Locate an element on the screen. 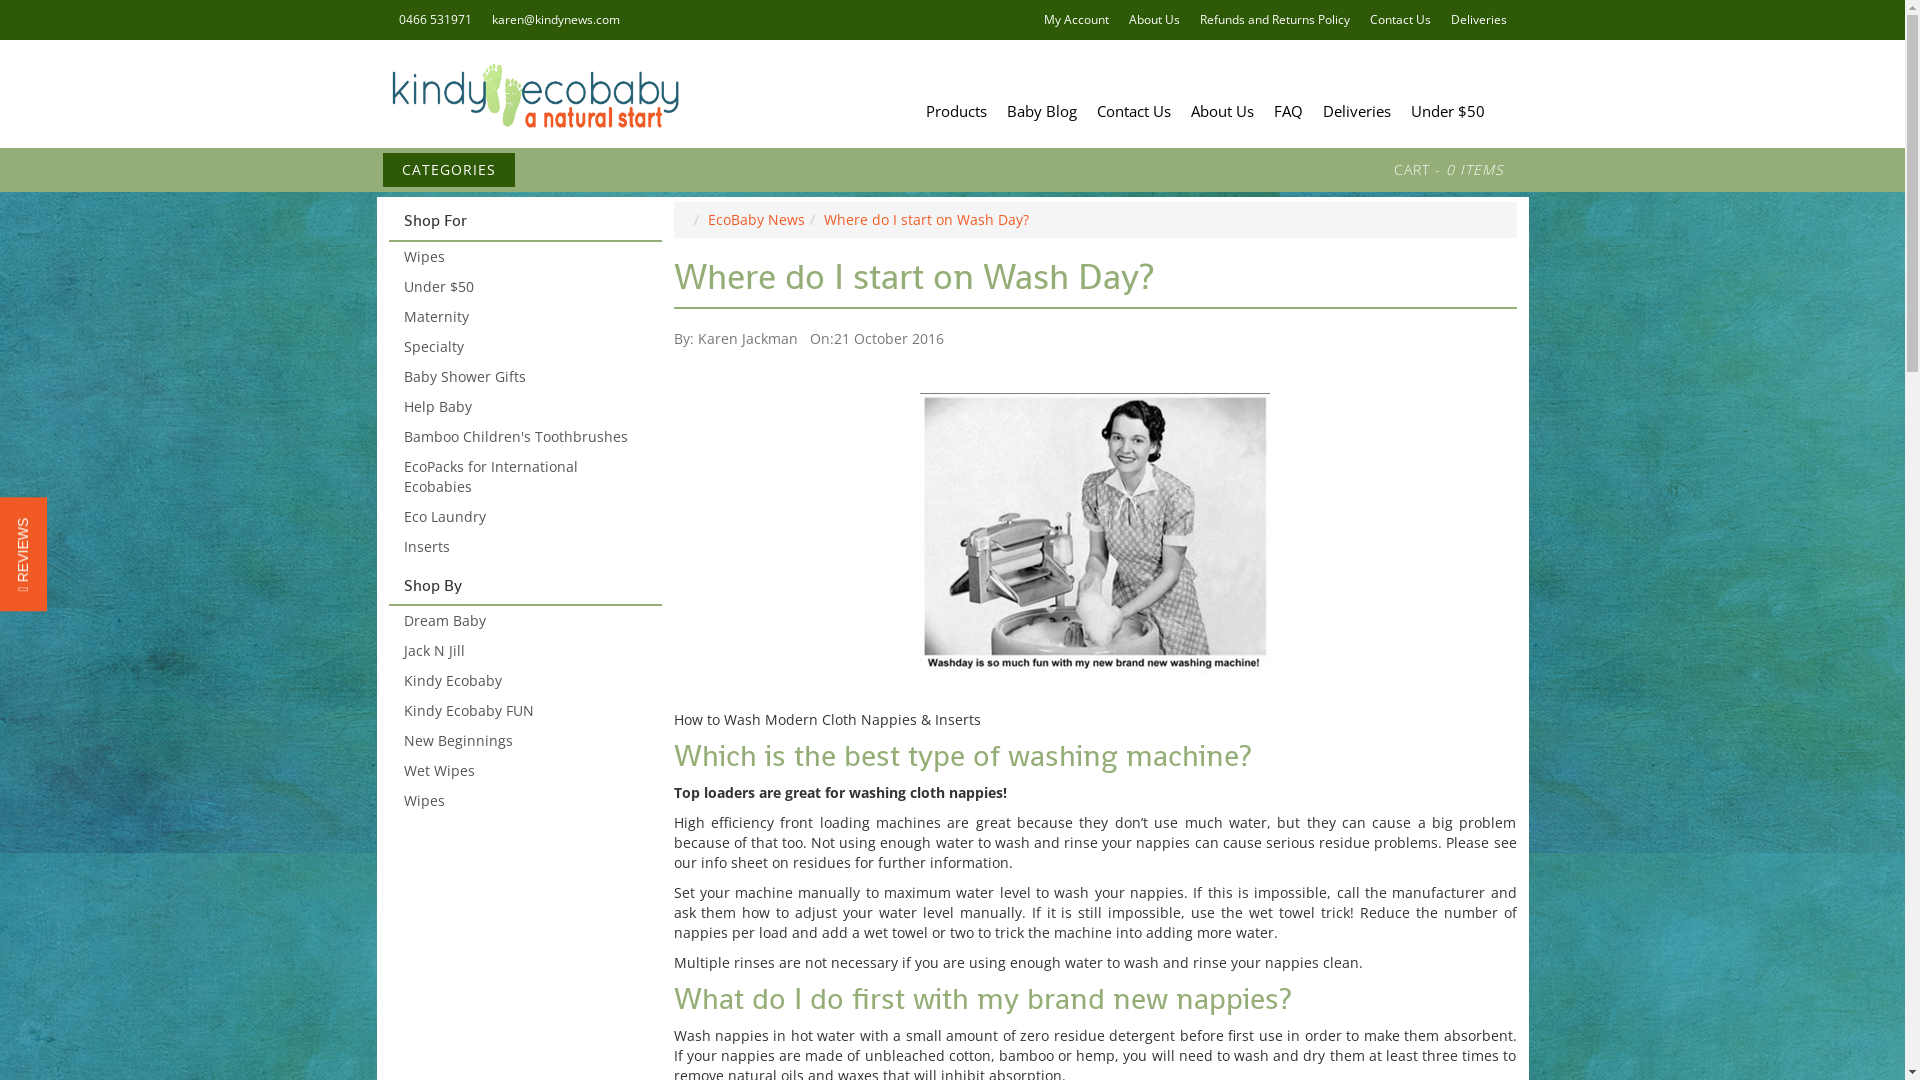  'Deliveries' is located at coordinates (1356, 111).